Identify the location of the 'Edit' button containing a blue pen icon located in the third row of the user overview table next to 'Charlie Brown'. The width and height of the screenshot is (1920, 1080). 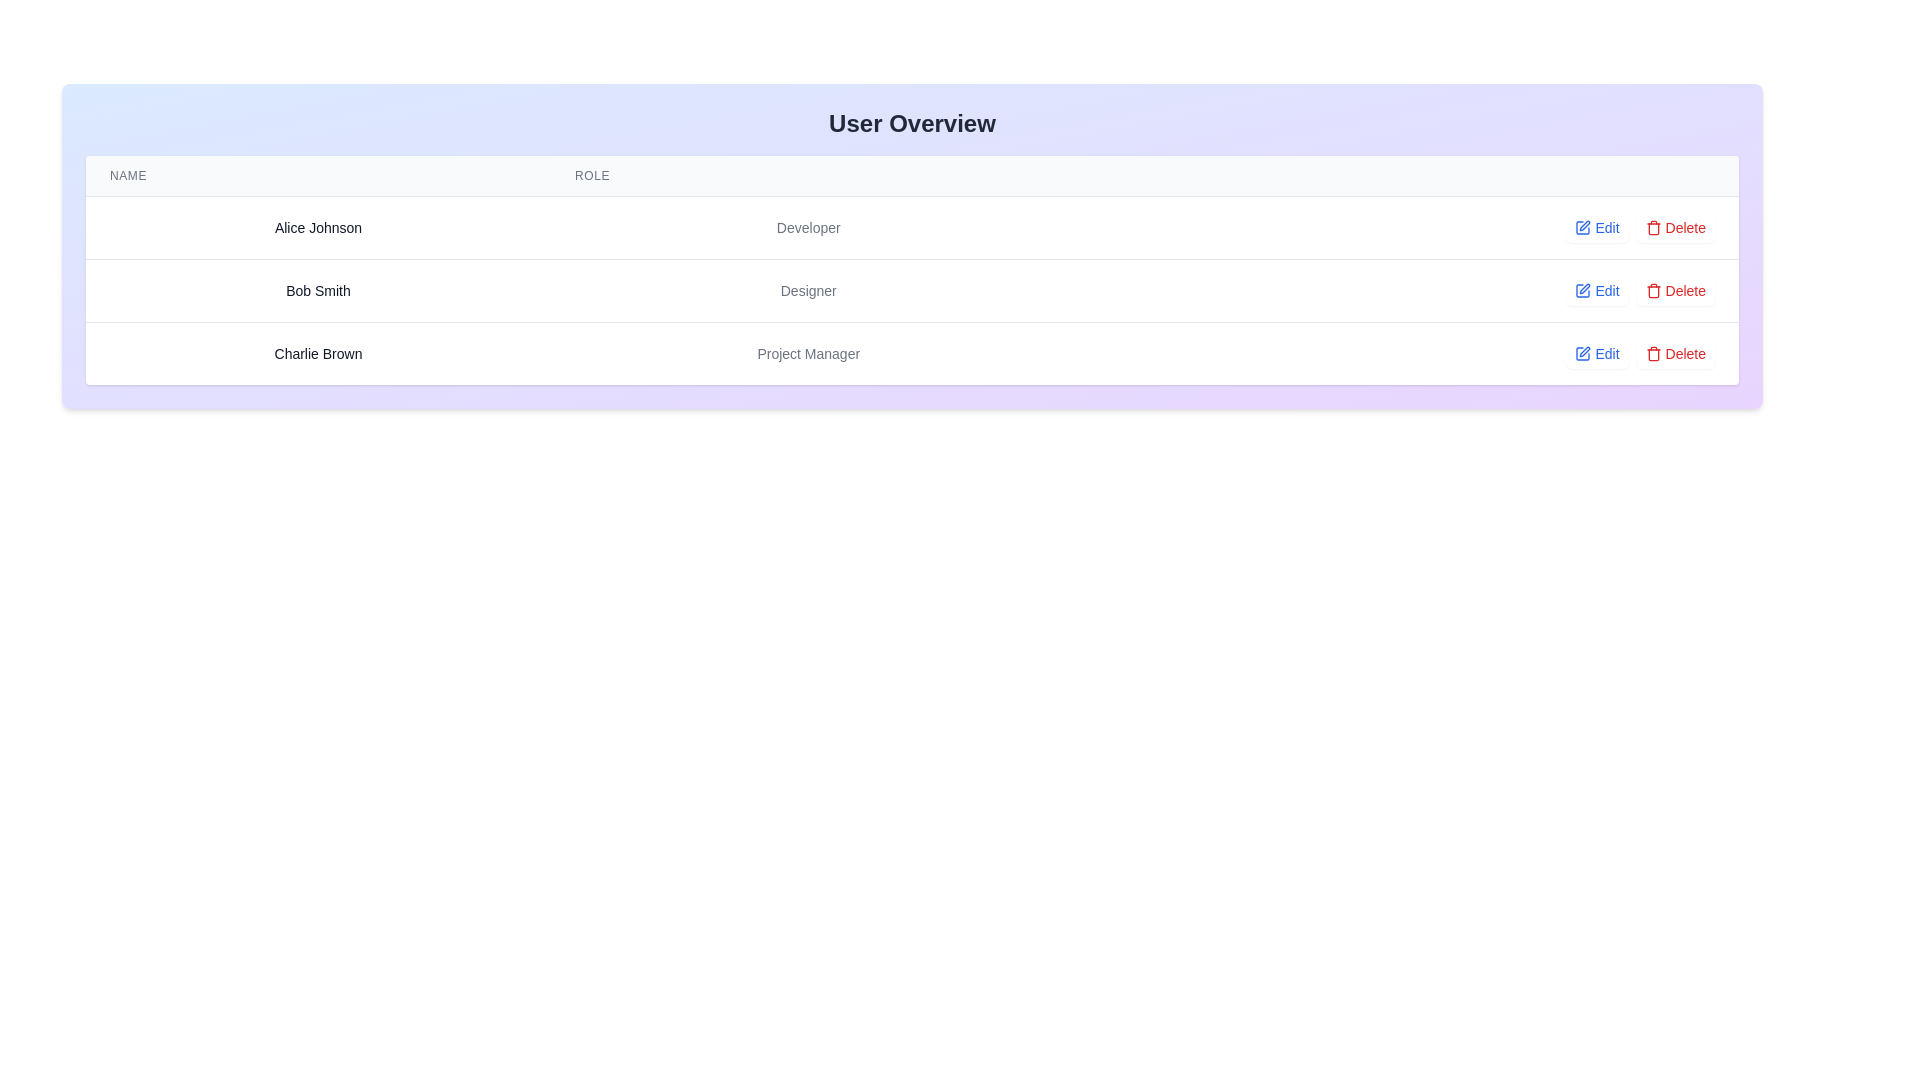
(1582, 353).